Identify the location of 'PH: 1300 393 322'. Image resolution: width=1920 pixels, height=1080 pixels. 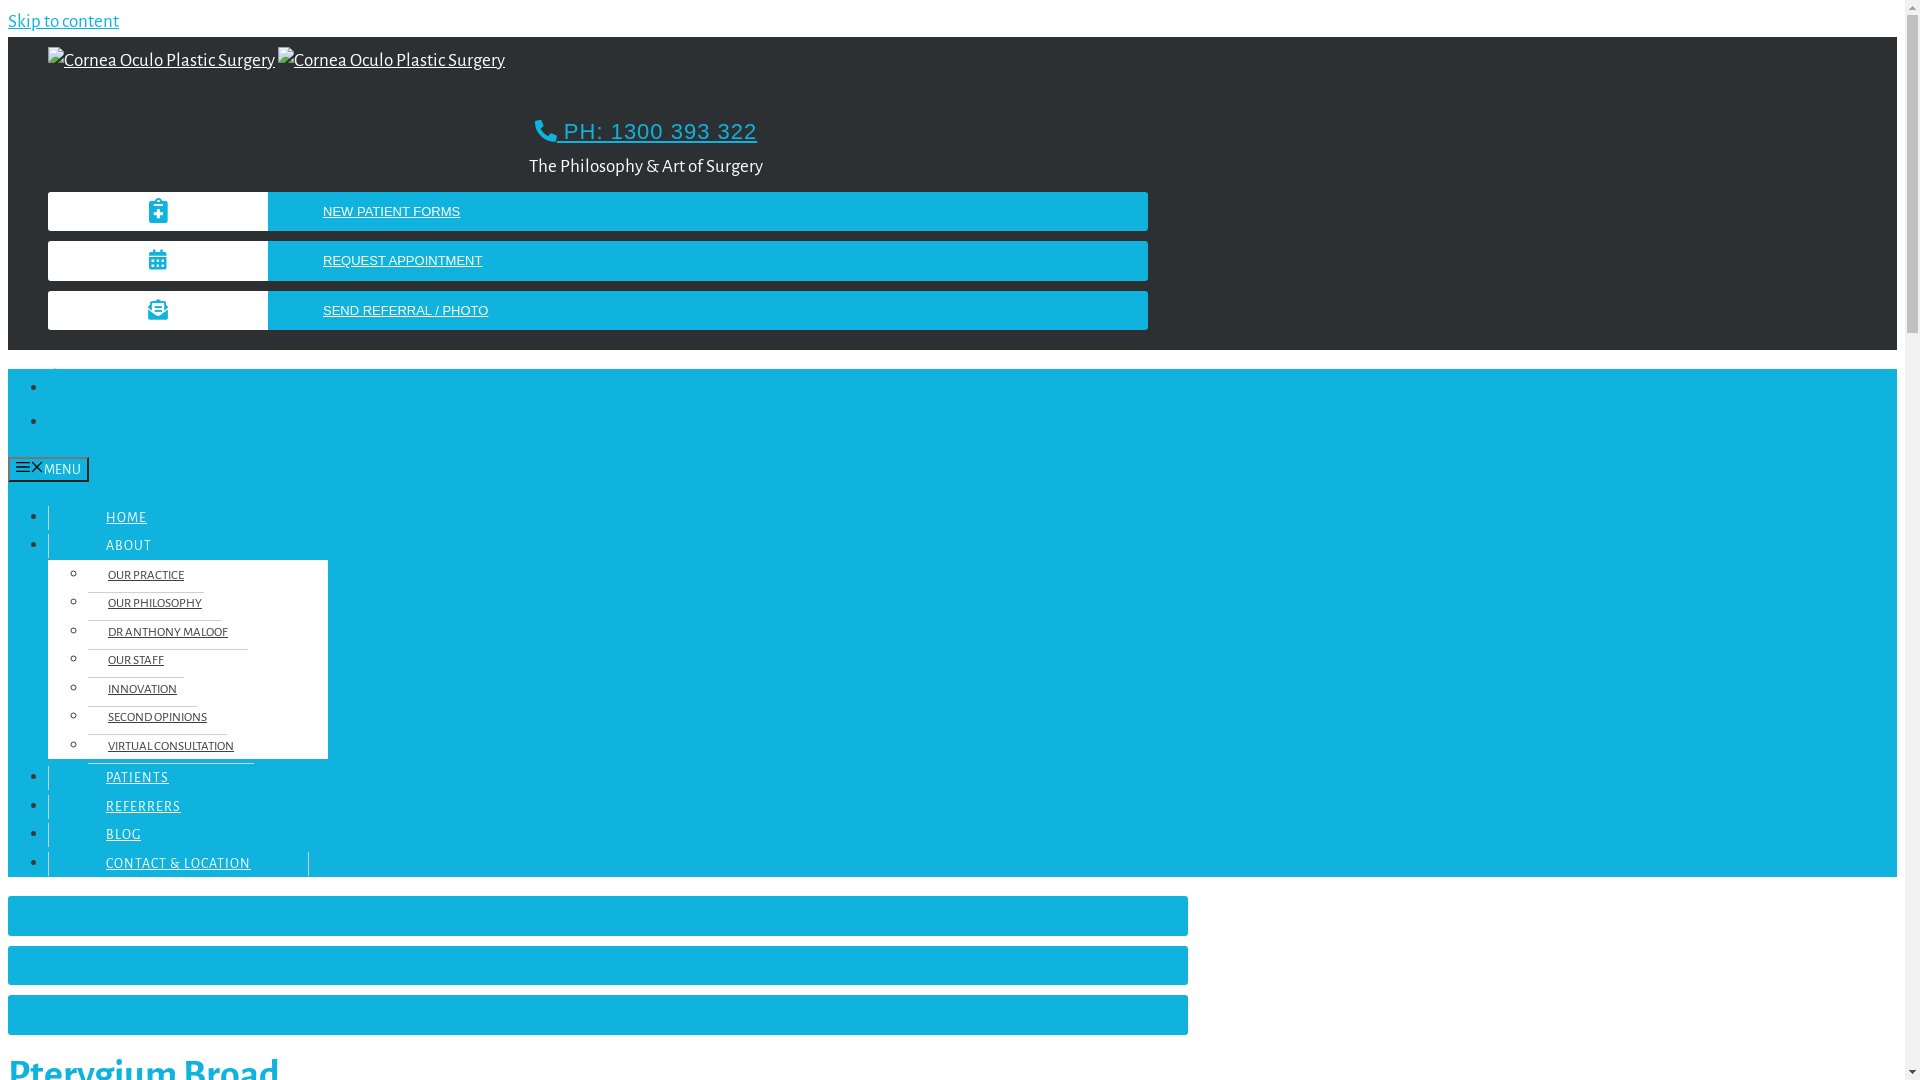
(645, 131).